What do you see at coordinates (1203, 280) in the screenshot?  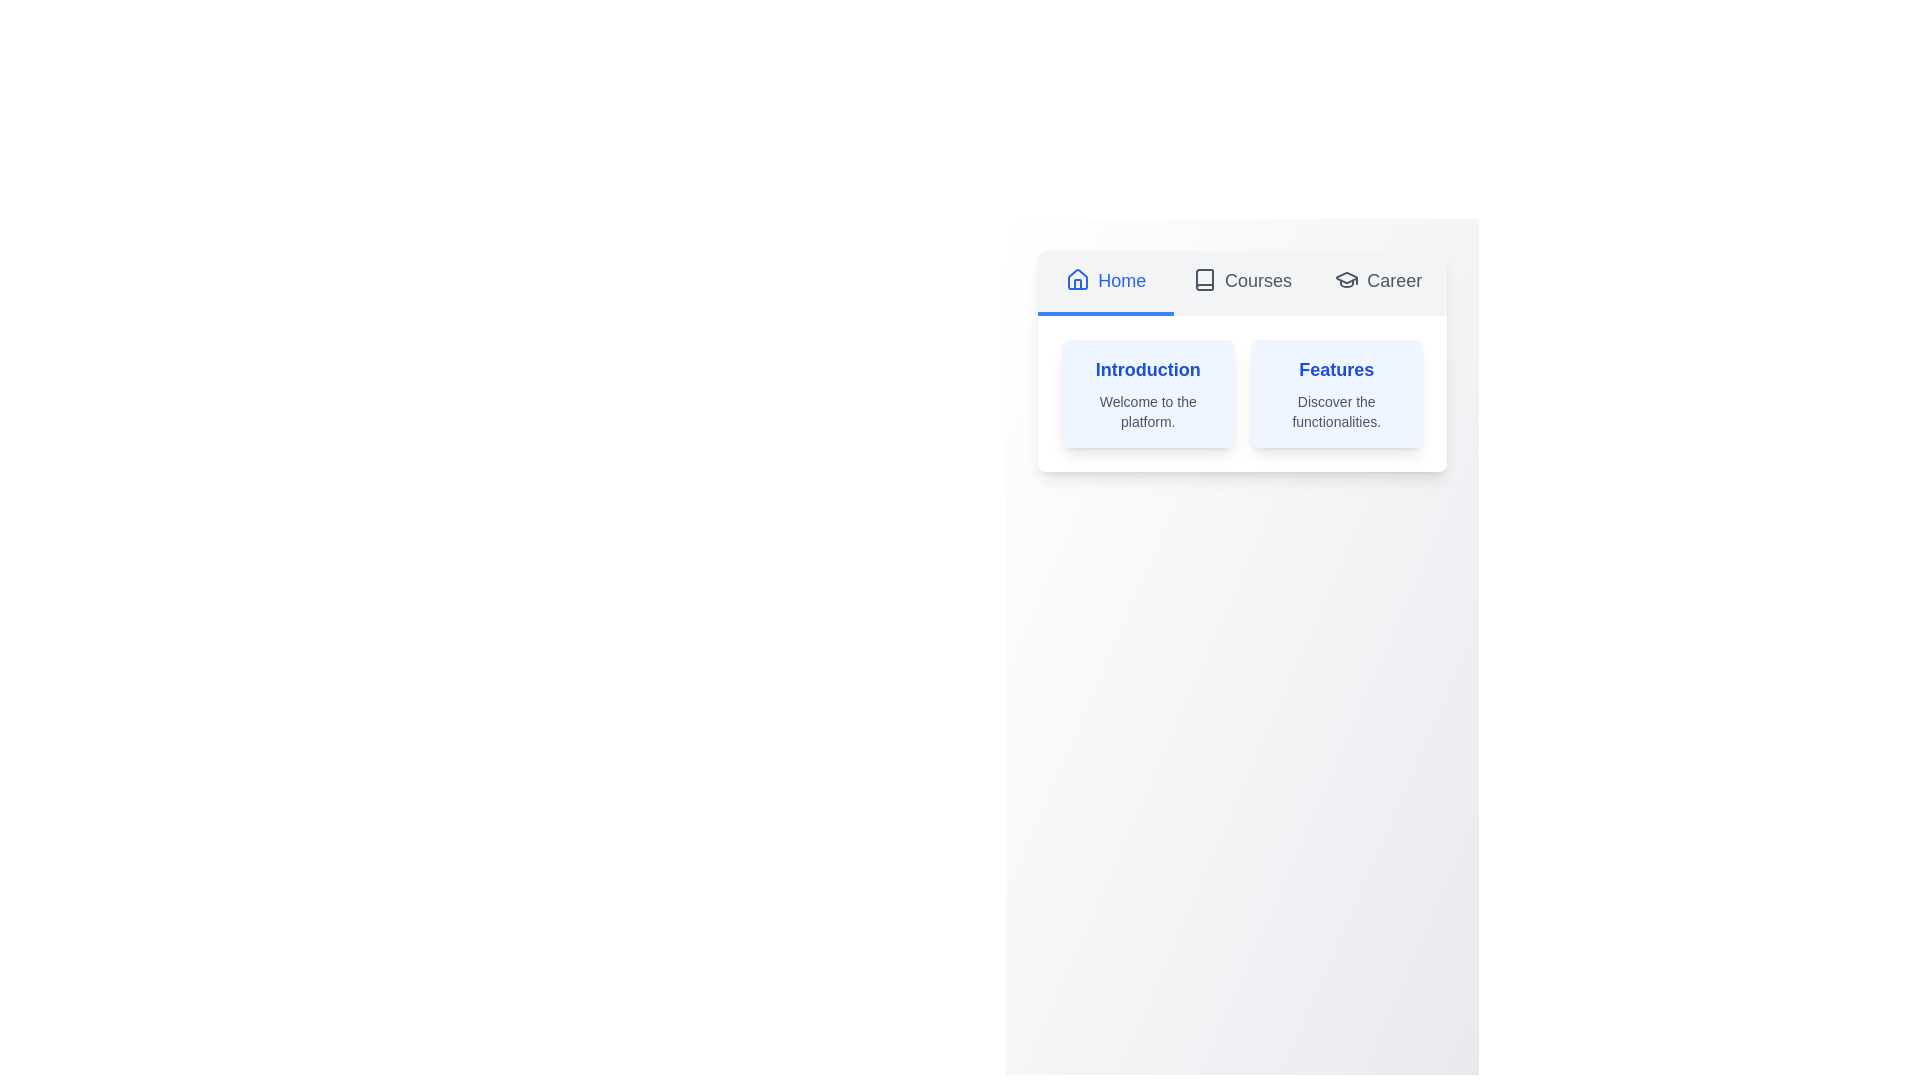 I see `the gray outline book icon located in the 'Courses' tab of the top navigation menu` at bounding box center [1203, 280].